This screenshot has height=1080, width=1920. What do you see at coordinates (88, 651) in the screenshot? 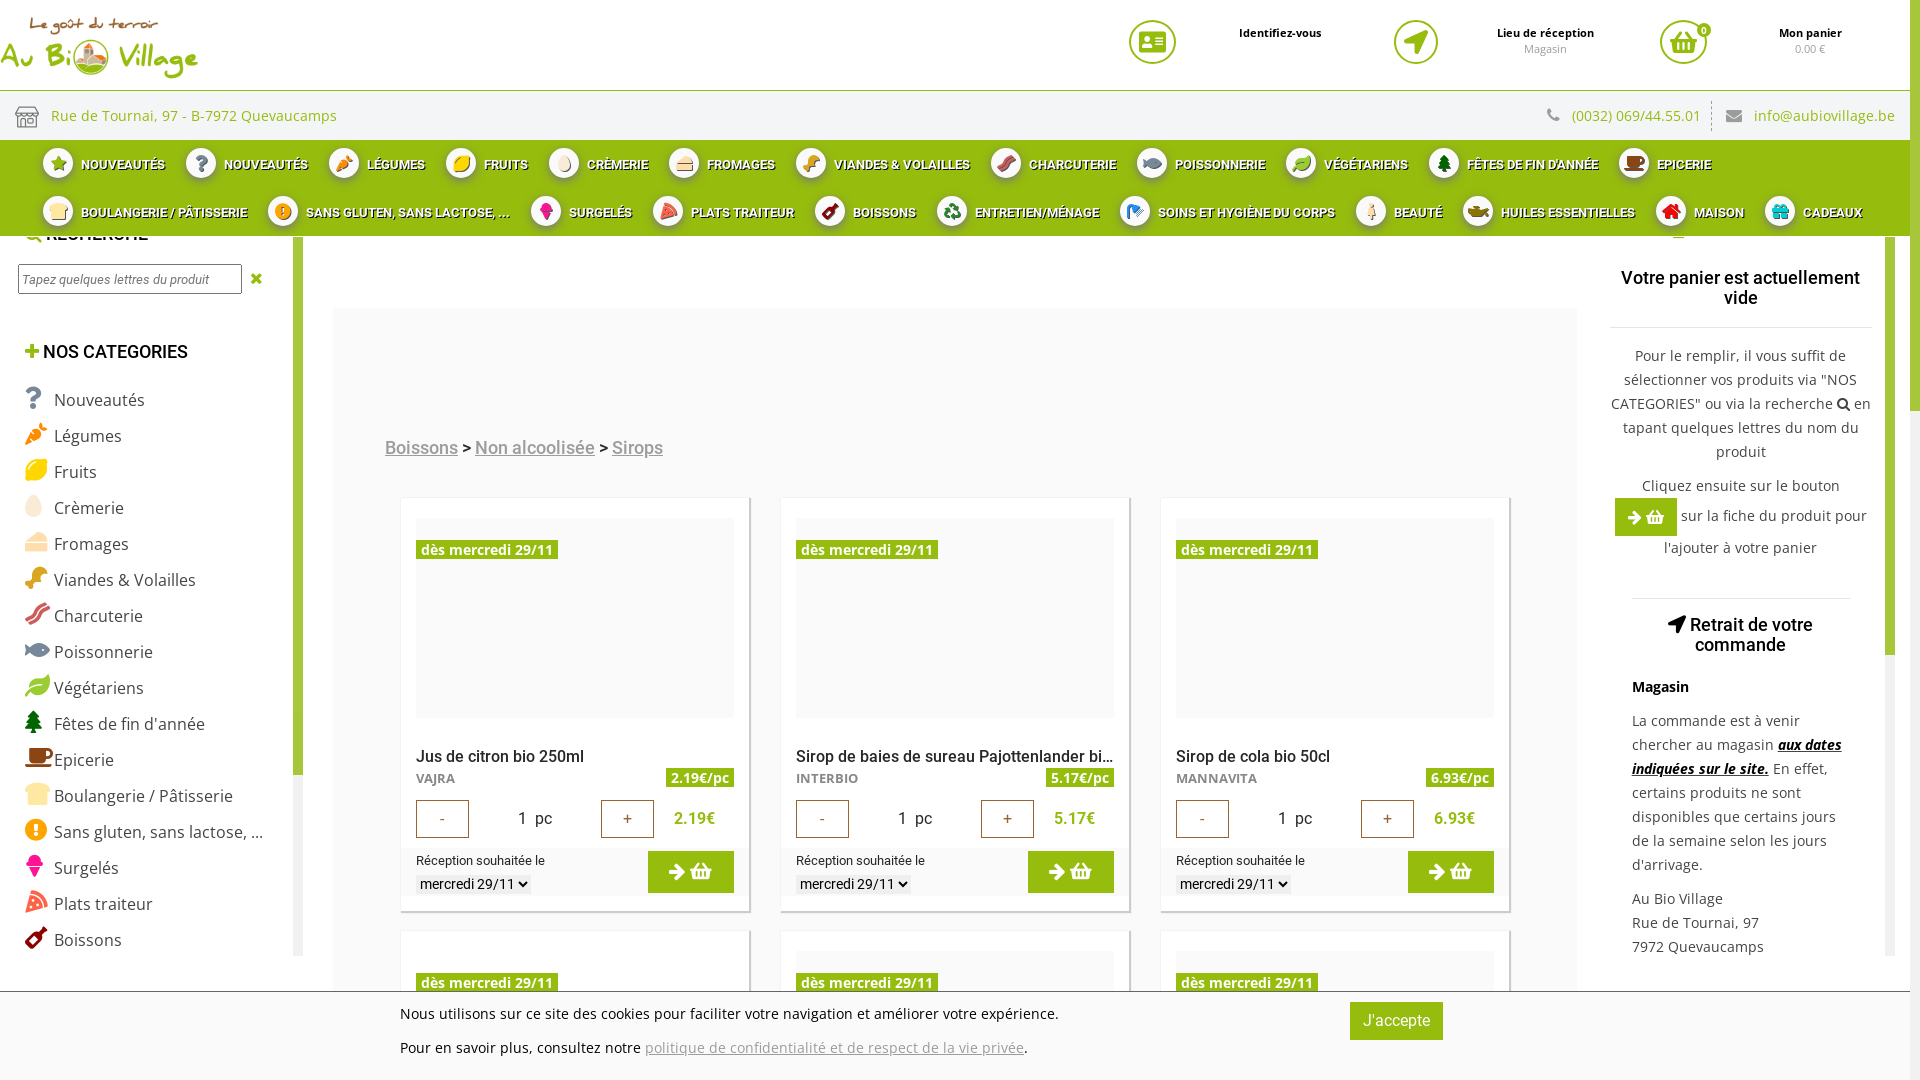
I see `'Poissonnerie'` at bounding box center [88, 651].